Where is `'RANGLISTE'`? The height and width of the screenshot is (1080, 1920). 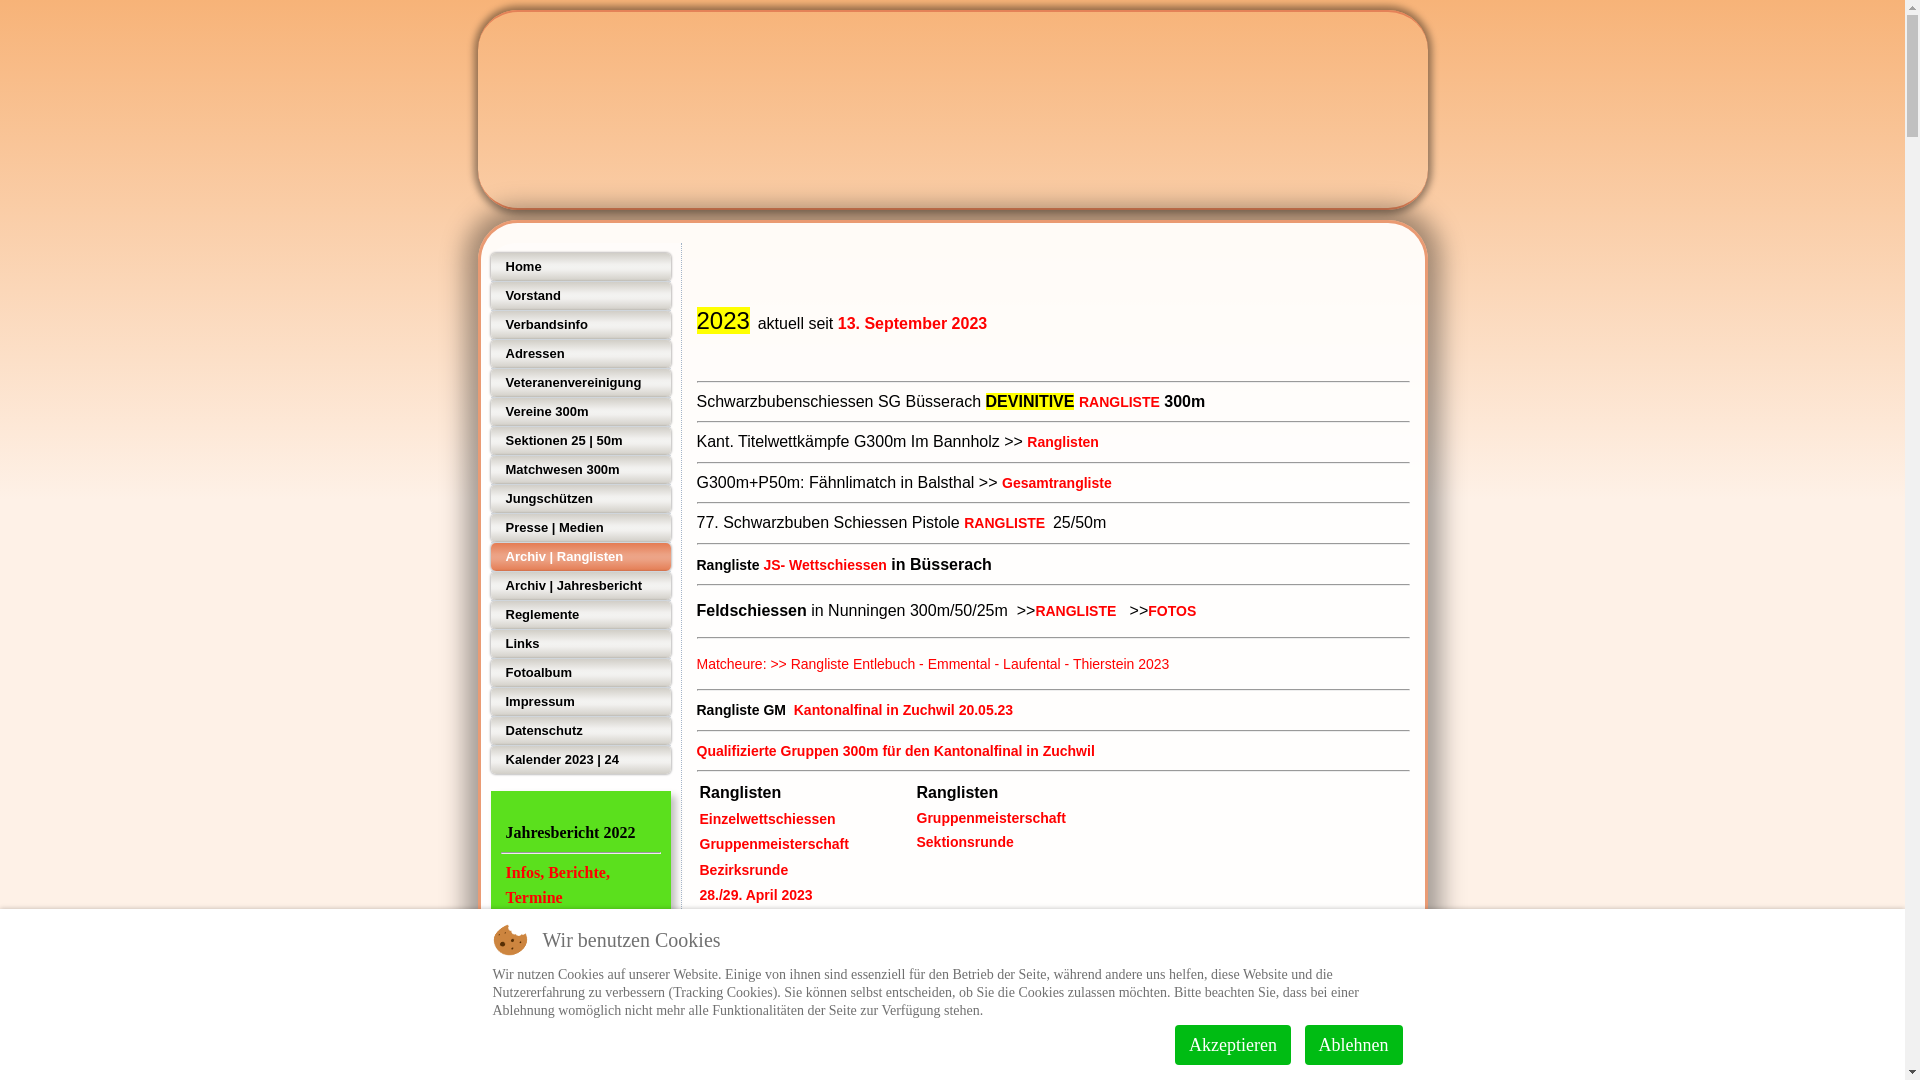
'RANGLISTE' is located at coordinates (1118, 401).